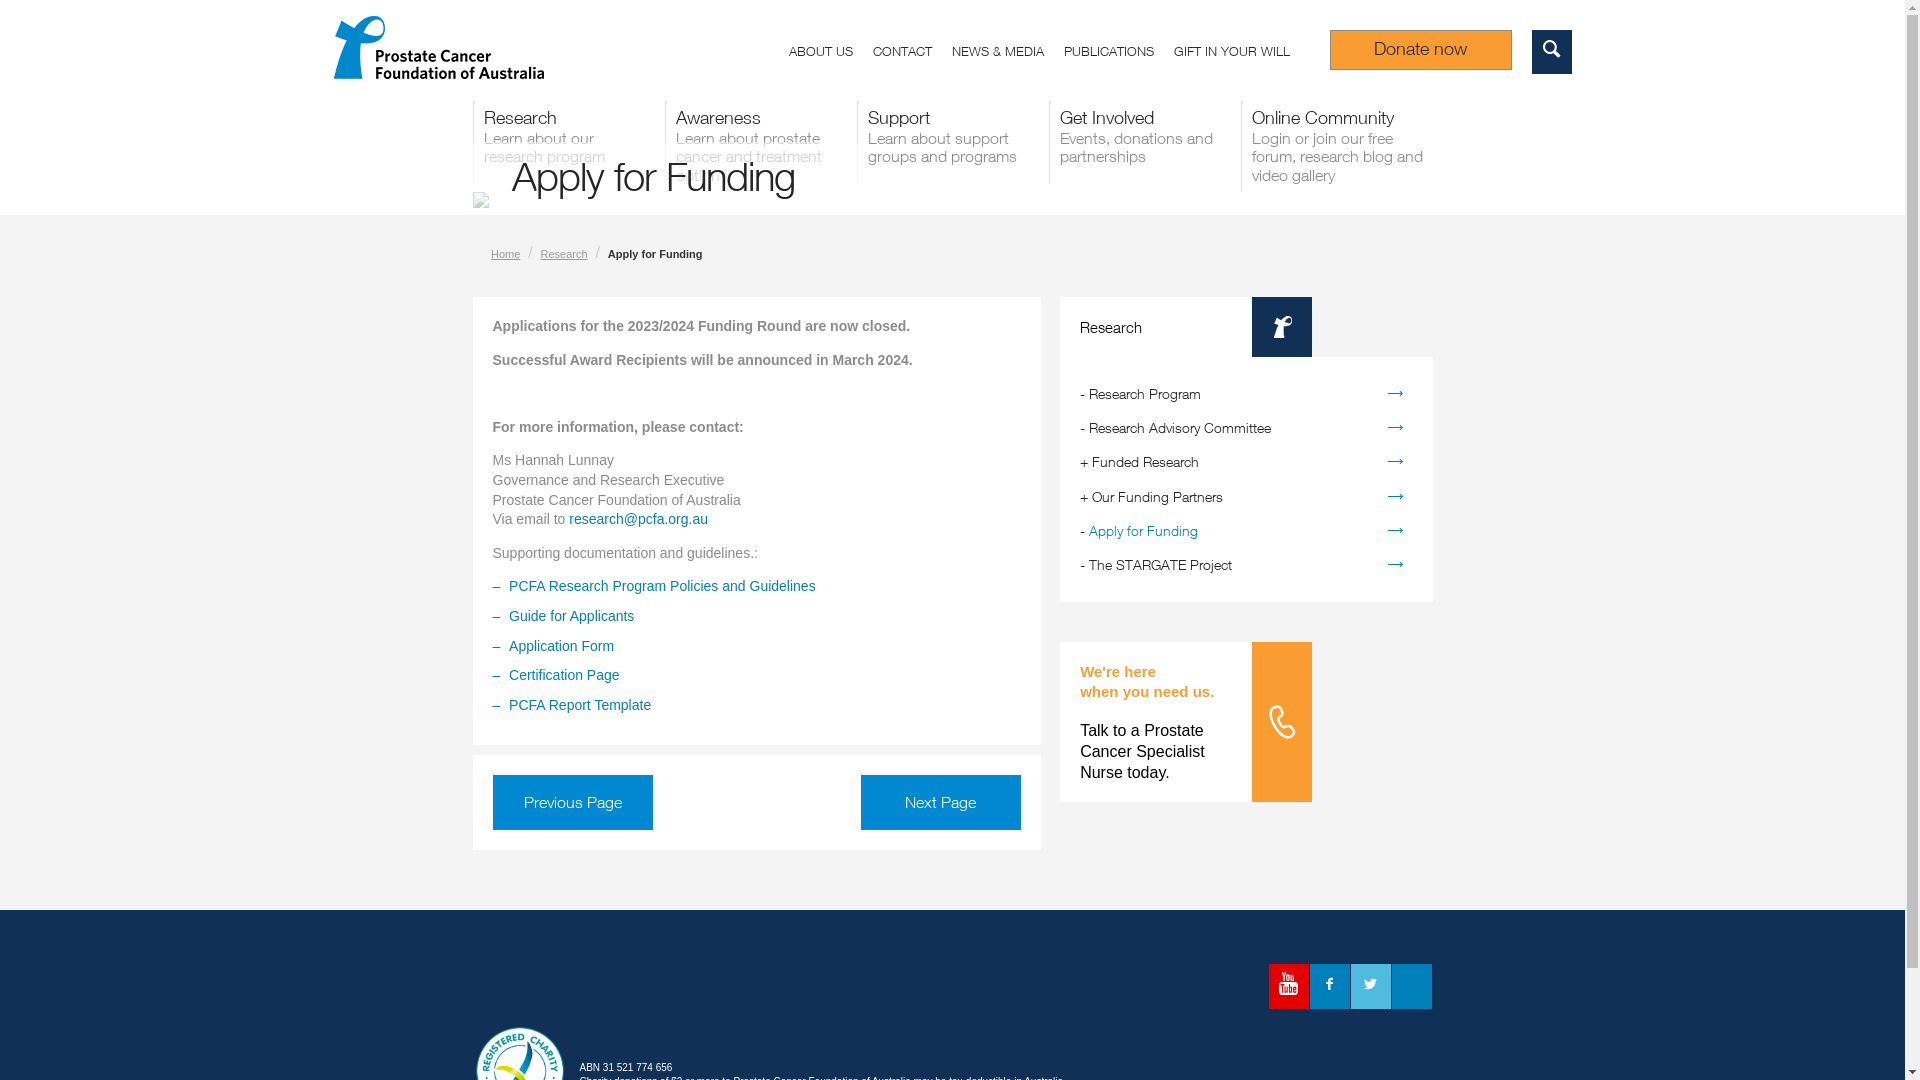 The image size is (1920, 1080). I want to click on 'Awareness, so click(758, 145).